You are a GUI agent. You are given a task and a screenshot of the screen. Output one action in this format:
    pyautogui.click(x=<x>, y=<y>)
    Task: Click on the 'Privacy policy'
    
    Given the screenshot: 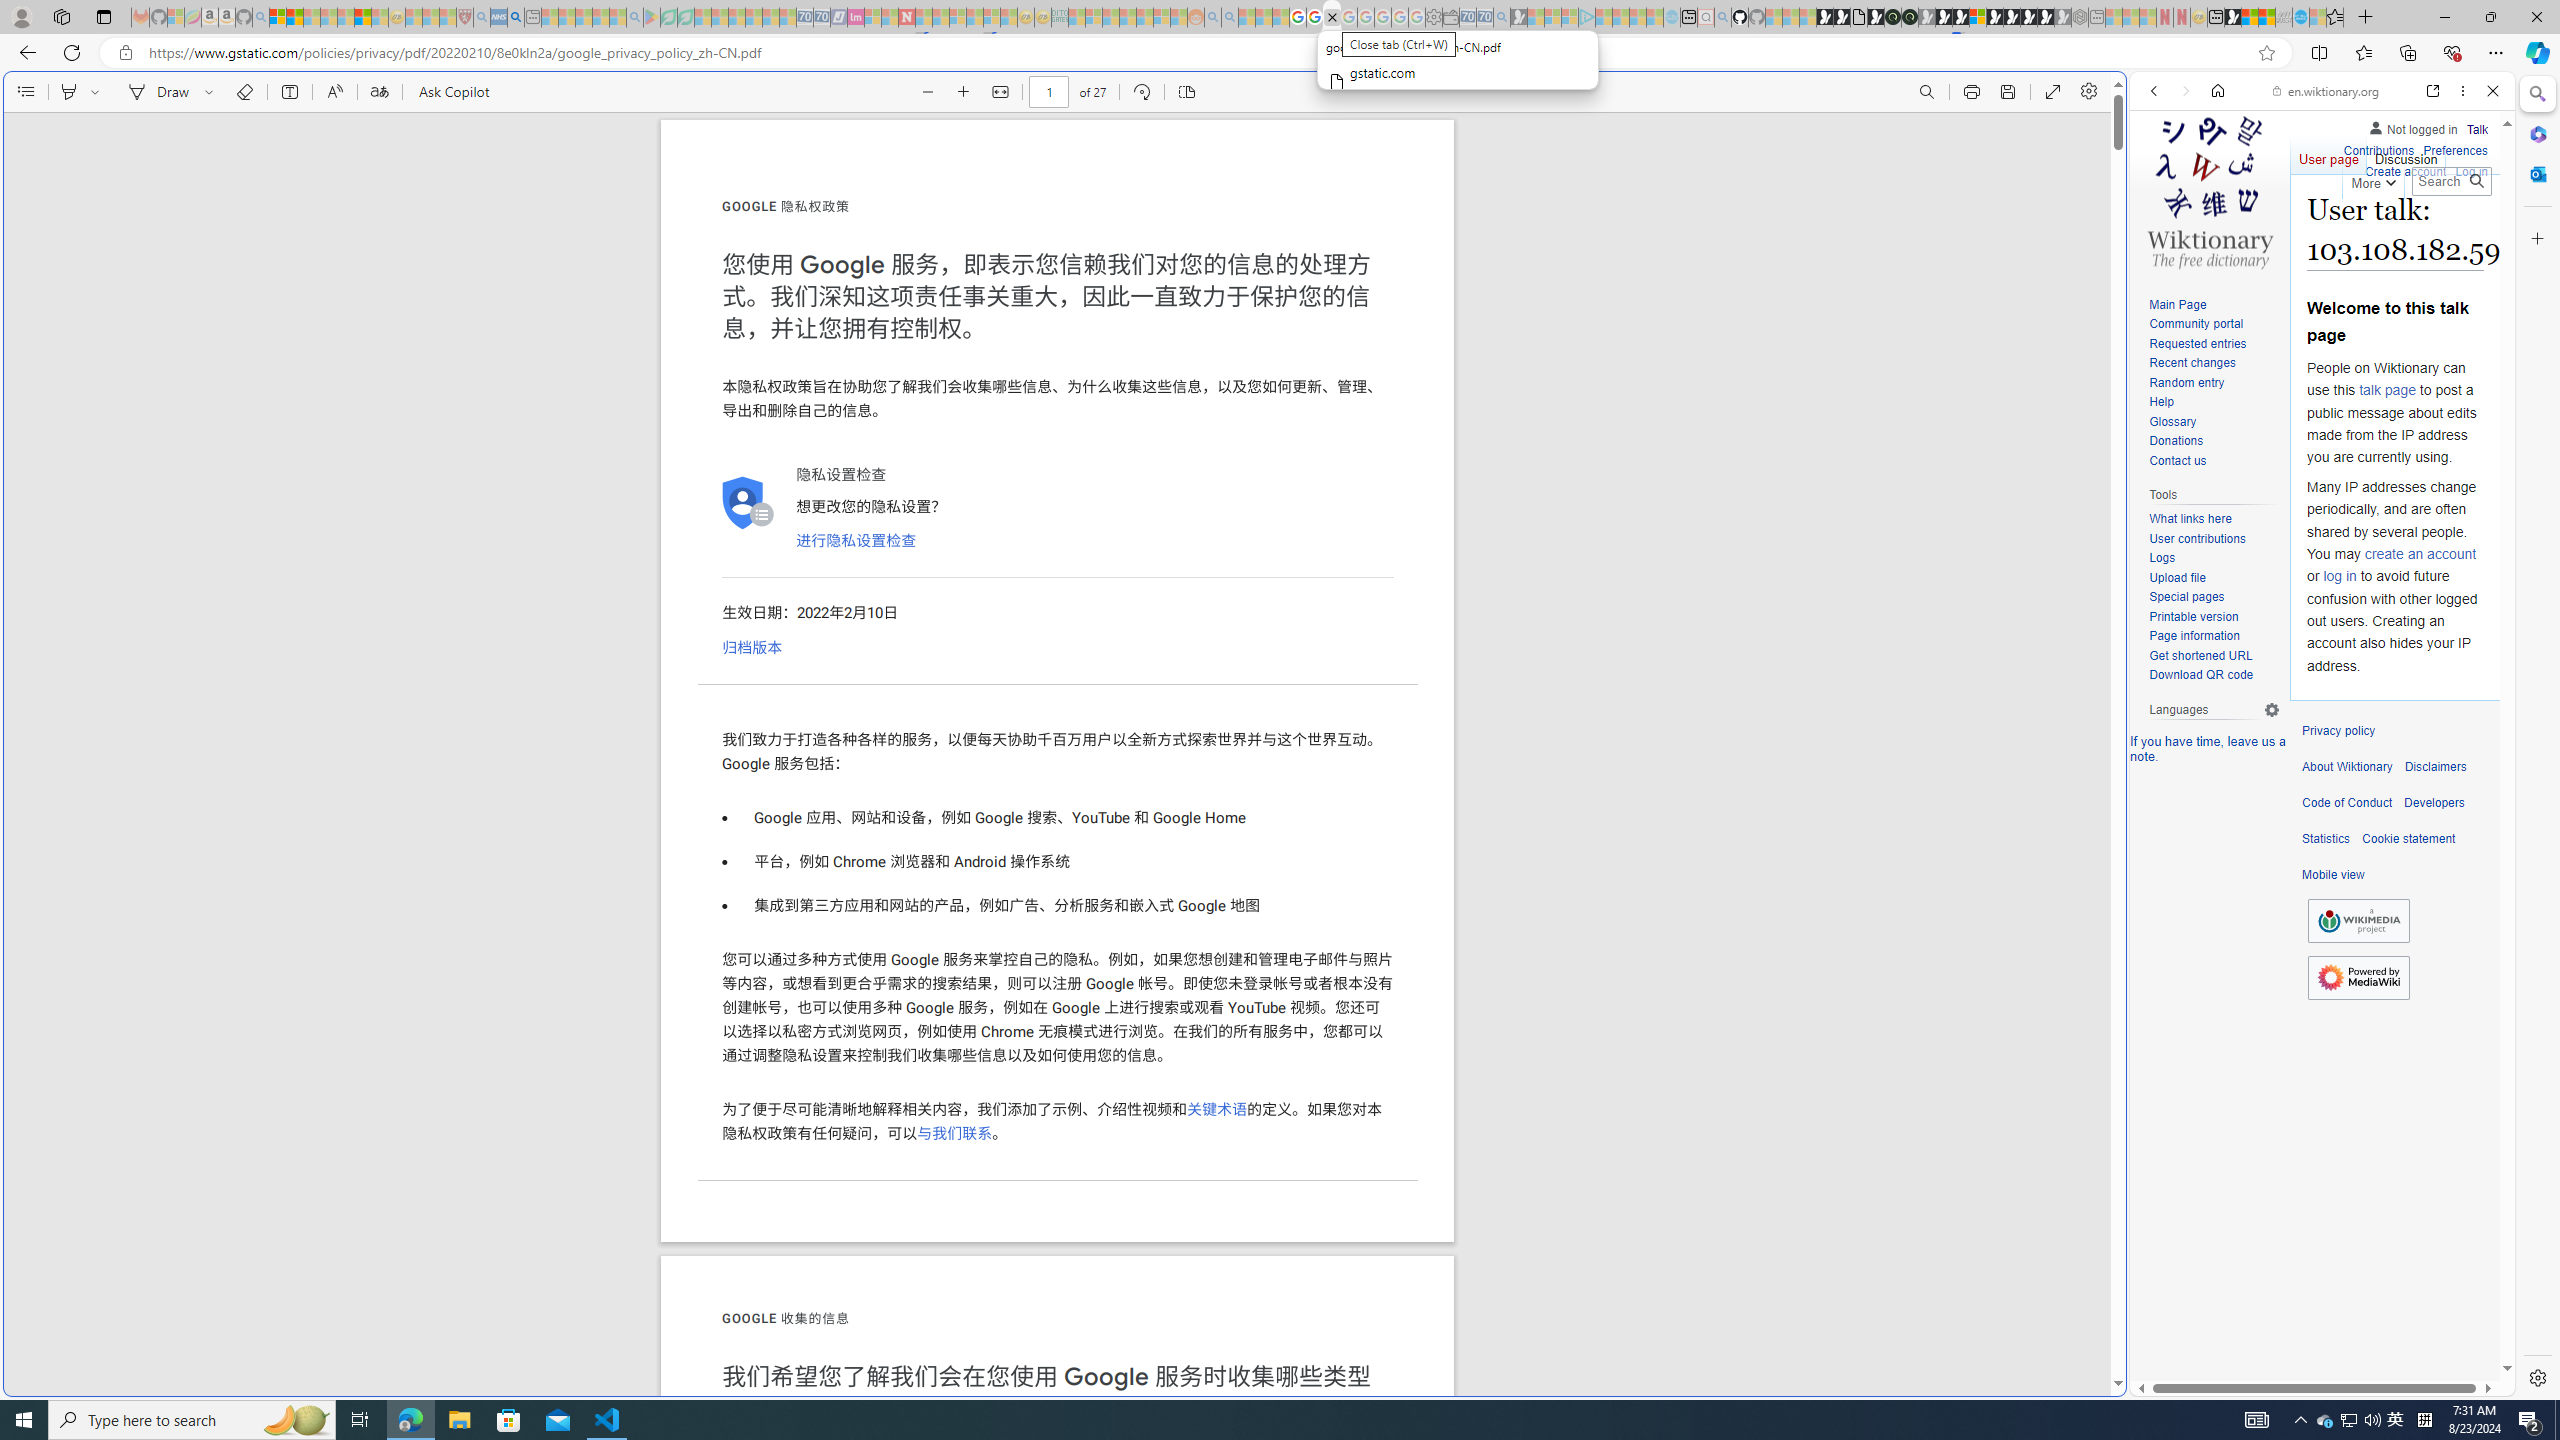 What is the action you would take?
    pyautogui.click(x=2337, y=731)
    